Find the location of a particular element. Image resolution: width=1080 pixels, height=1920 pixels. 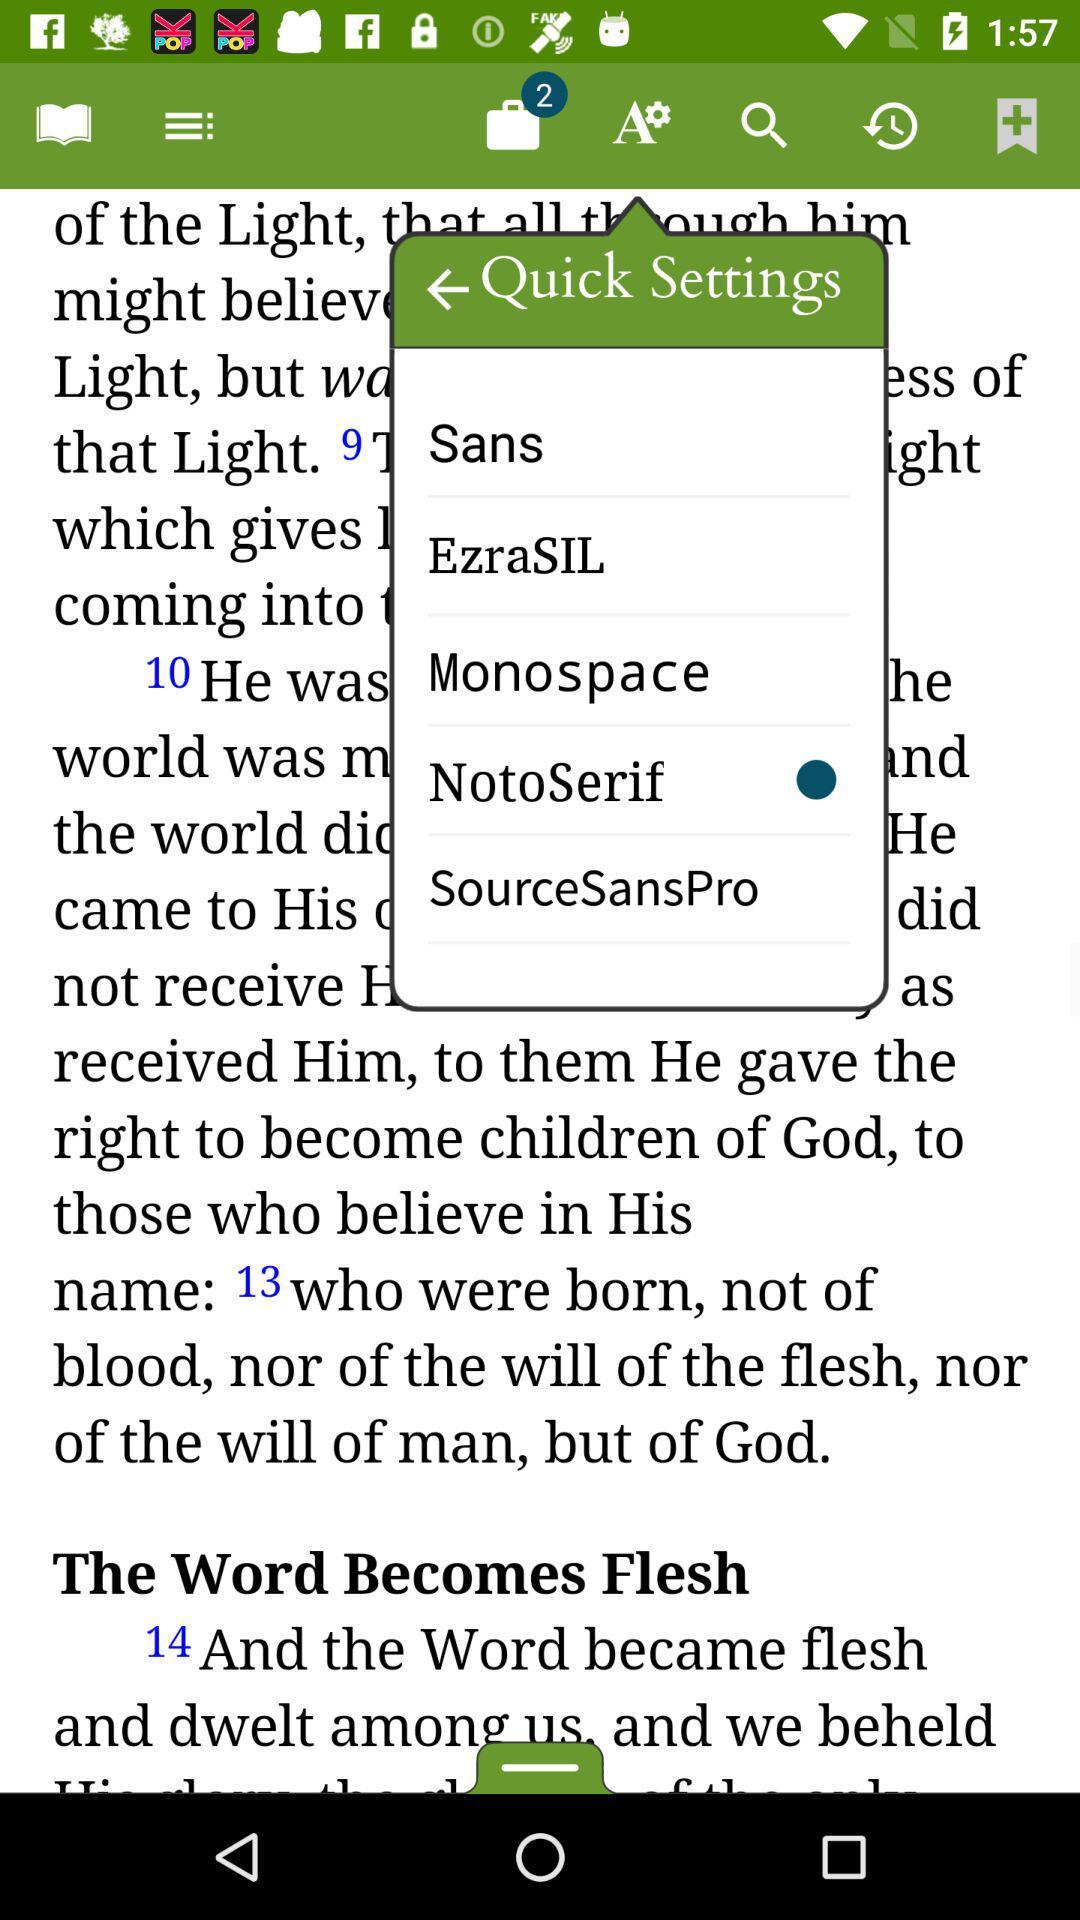

sans which is below quick settings on the page is located at coordinates (535, 459).